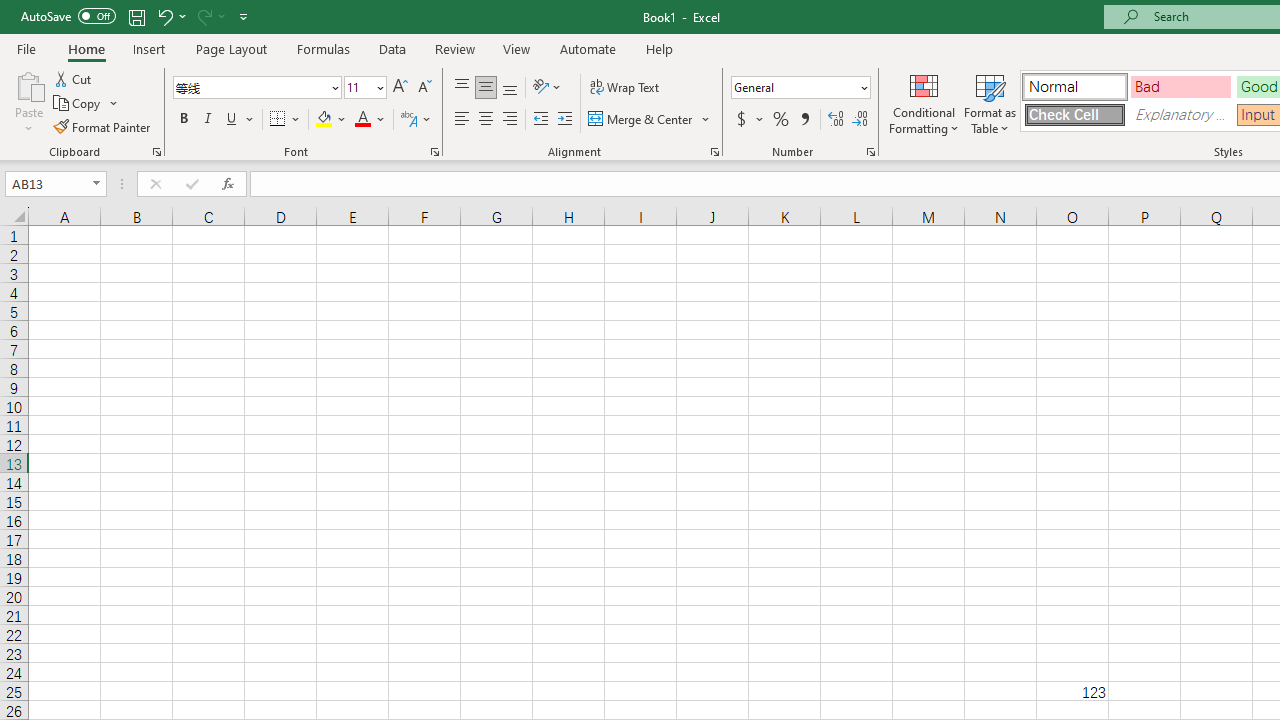 The height and width of the screenshot is (720, 1280). Describe the element at coordinates (370, 119) in the screenshot. I see `'Font Color'` at that location.